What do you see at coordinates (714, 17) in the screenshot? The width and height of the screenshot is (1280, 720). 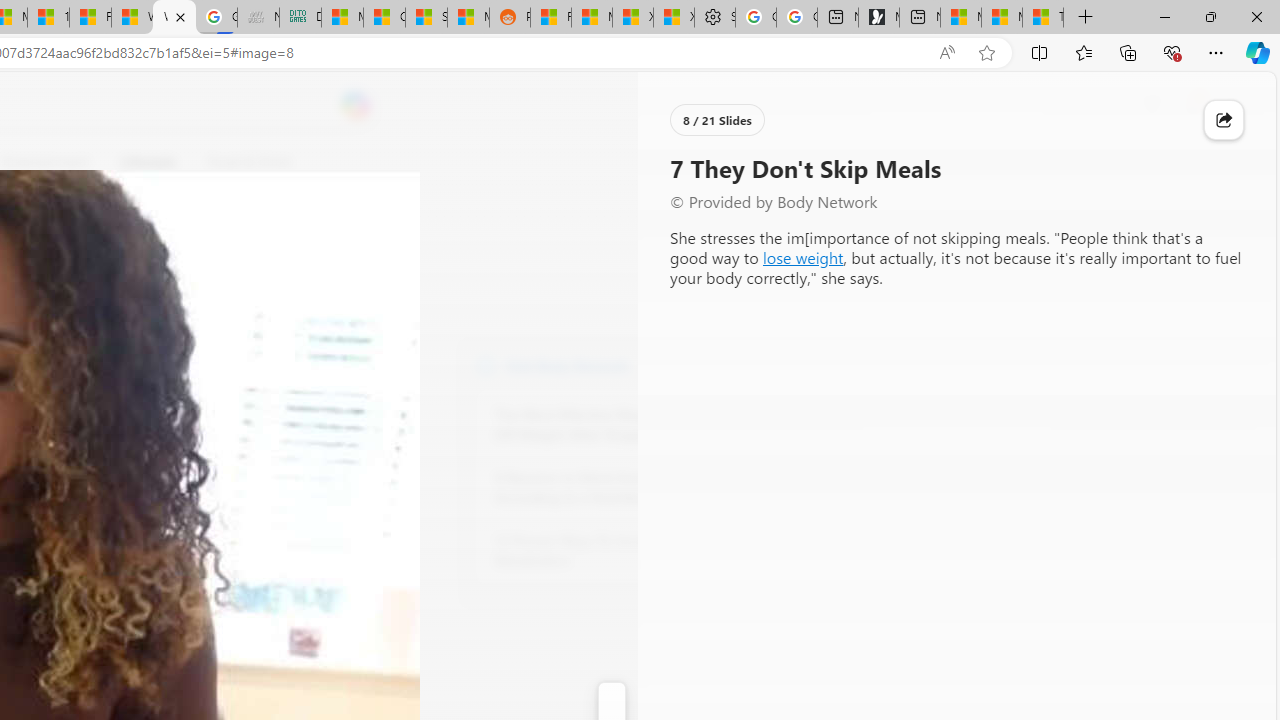 I see `'Settings'` at bounding box center [714, 17].